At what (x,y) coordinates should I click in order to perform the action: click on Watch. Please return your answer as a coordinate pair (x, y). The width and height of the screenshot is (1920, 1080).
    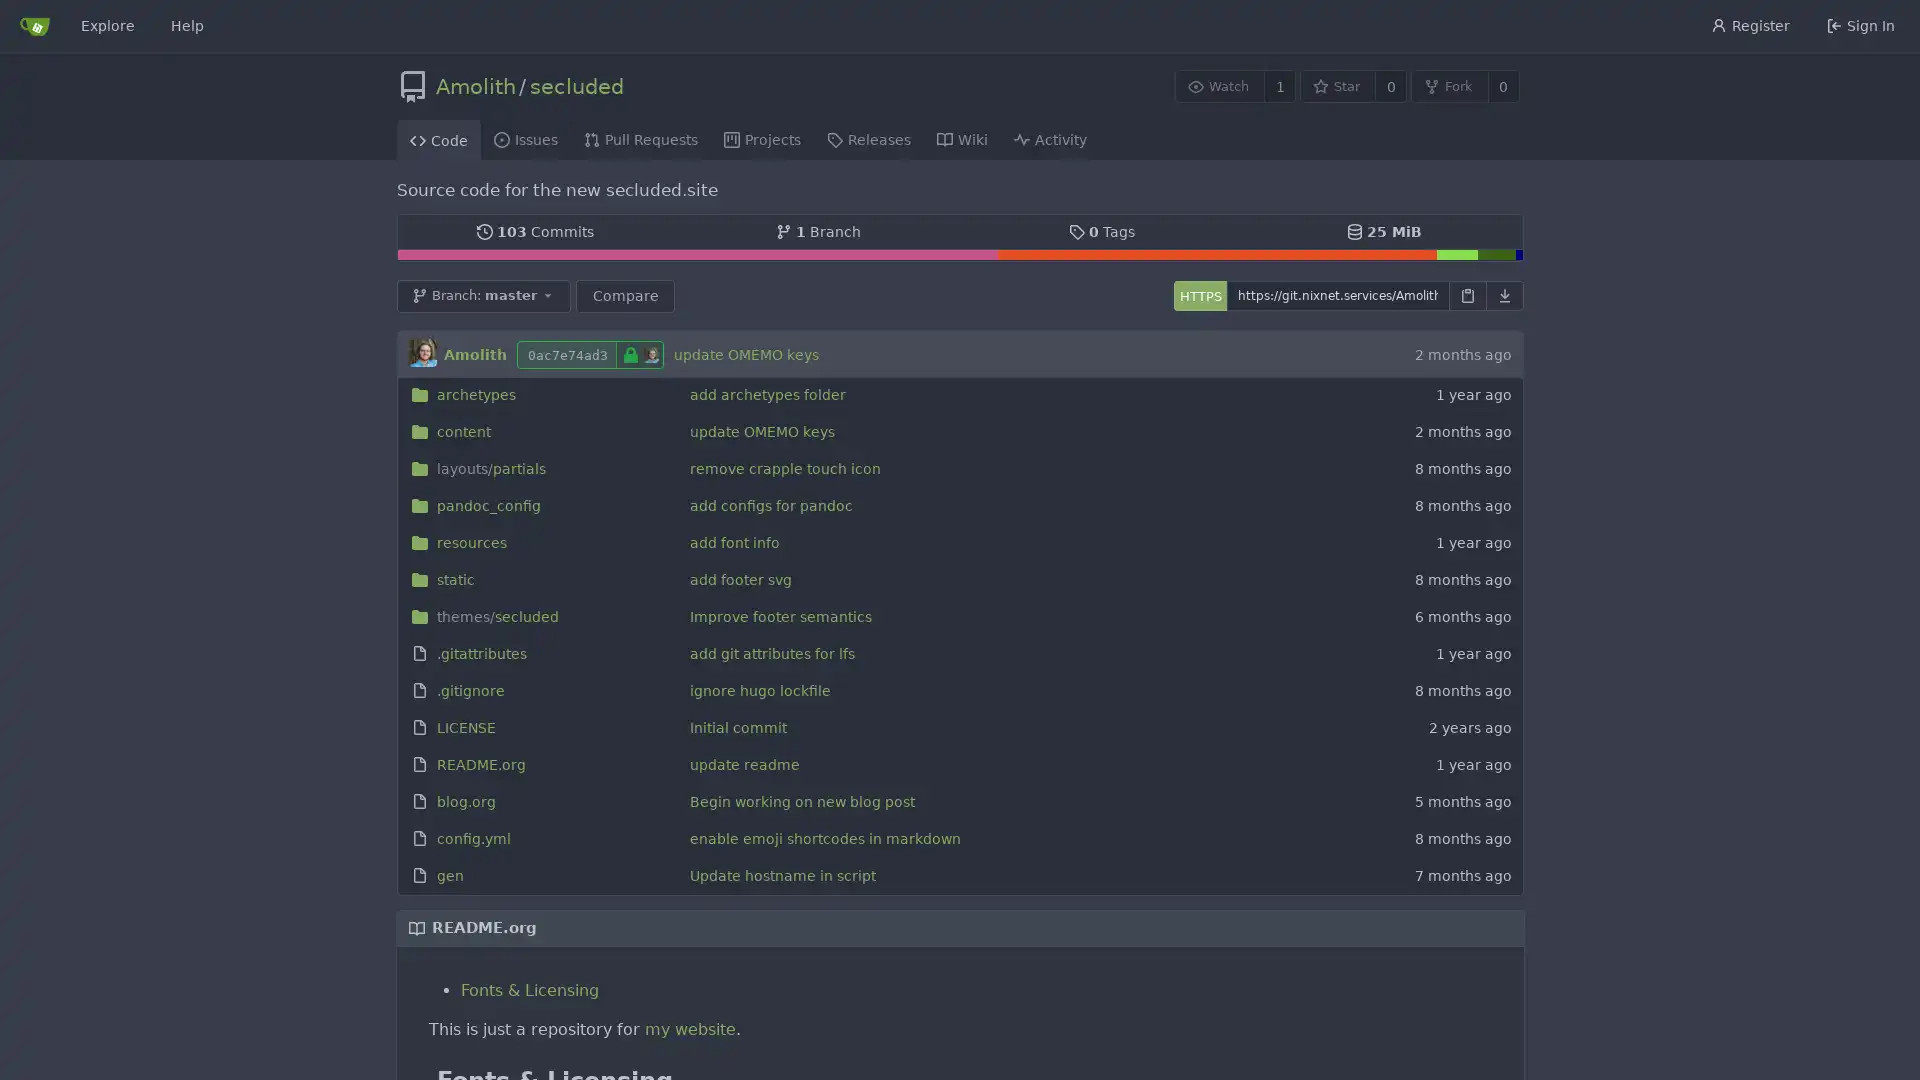
    Looking at the image, I should click on (1218, 85).